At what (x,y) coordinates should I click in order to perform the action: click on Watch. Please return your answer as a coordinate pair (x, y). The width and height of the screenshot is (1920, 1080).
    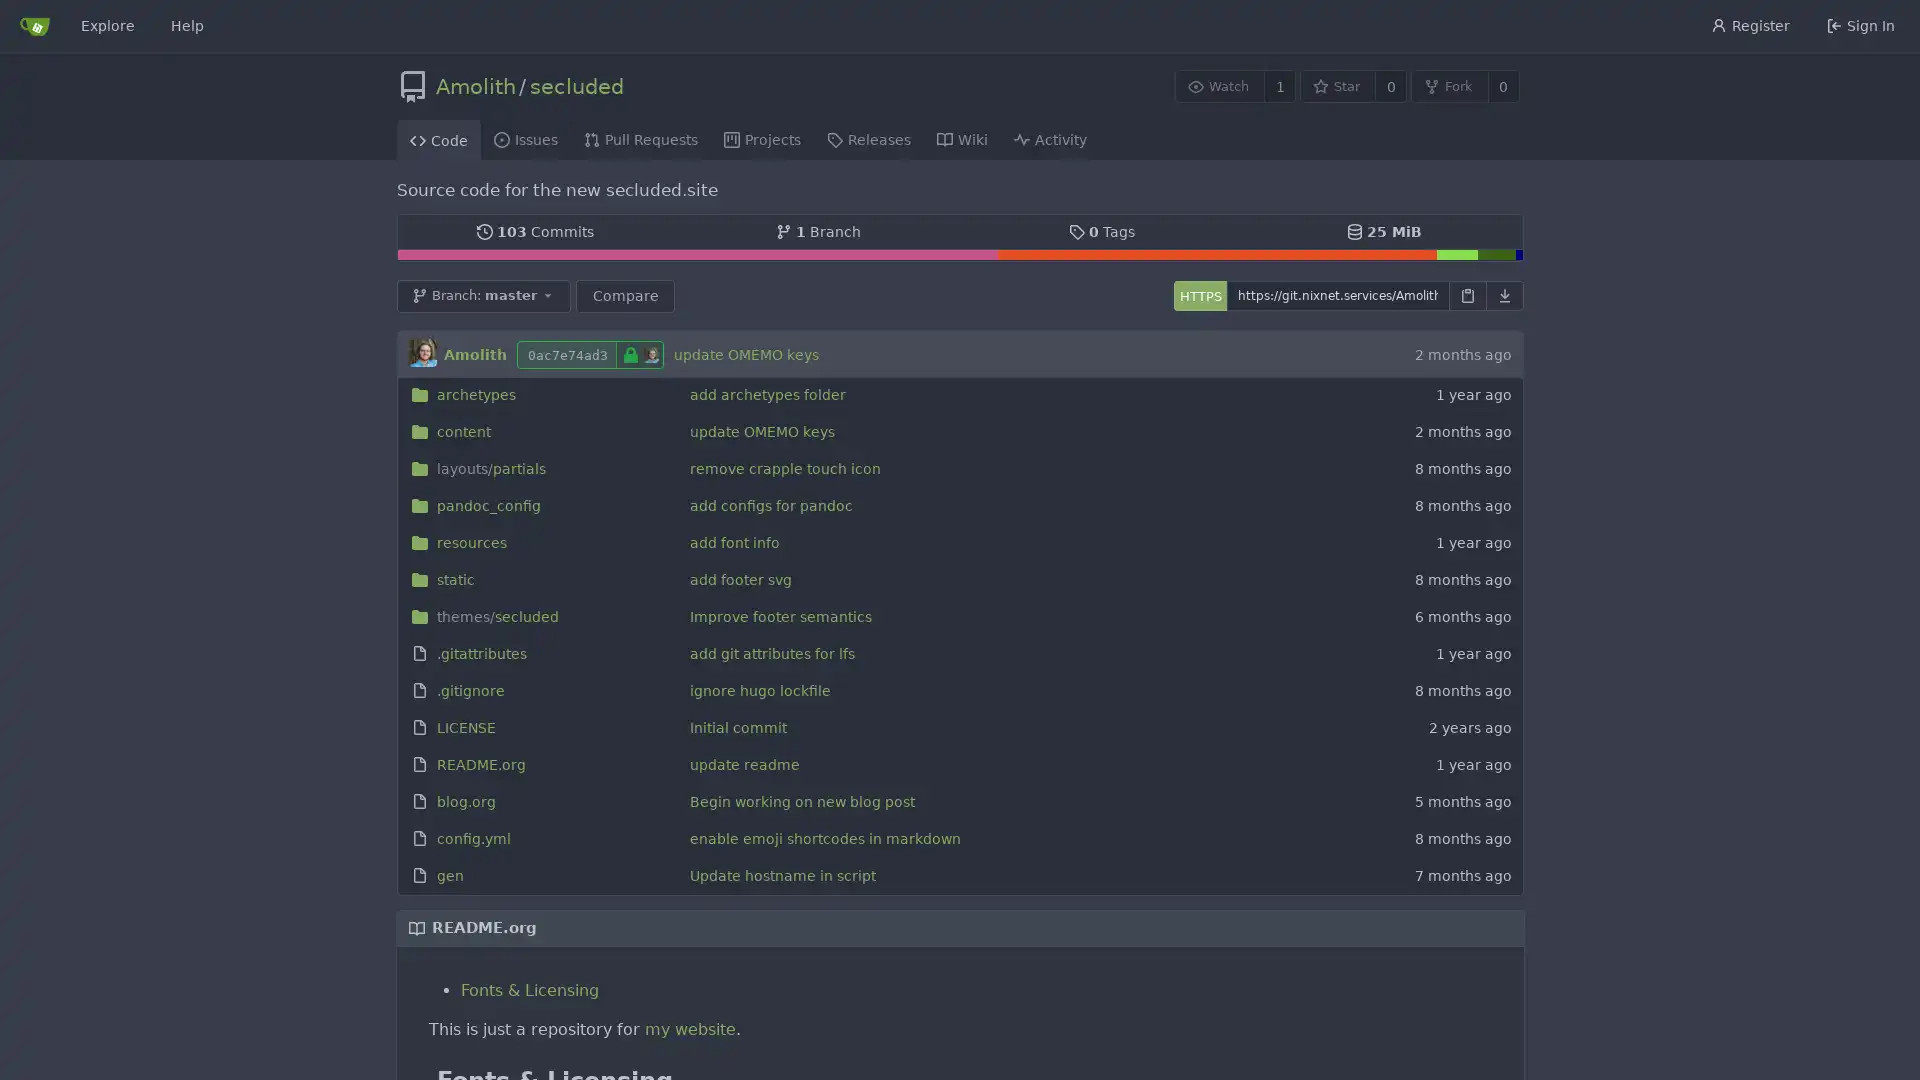
    Looking at the image, I should click on (1218, 85).